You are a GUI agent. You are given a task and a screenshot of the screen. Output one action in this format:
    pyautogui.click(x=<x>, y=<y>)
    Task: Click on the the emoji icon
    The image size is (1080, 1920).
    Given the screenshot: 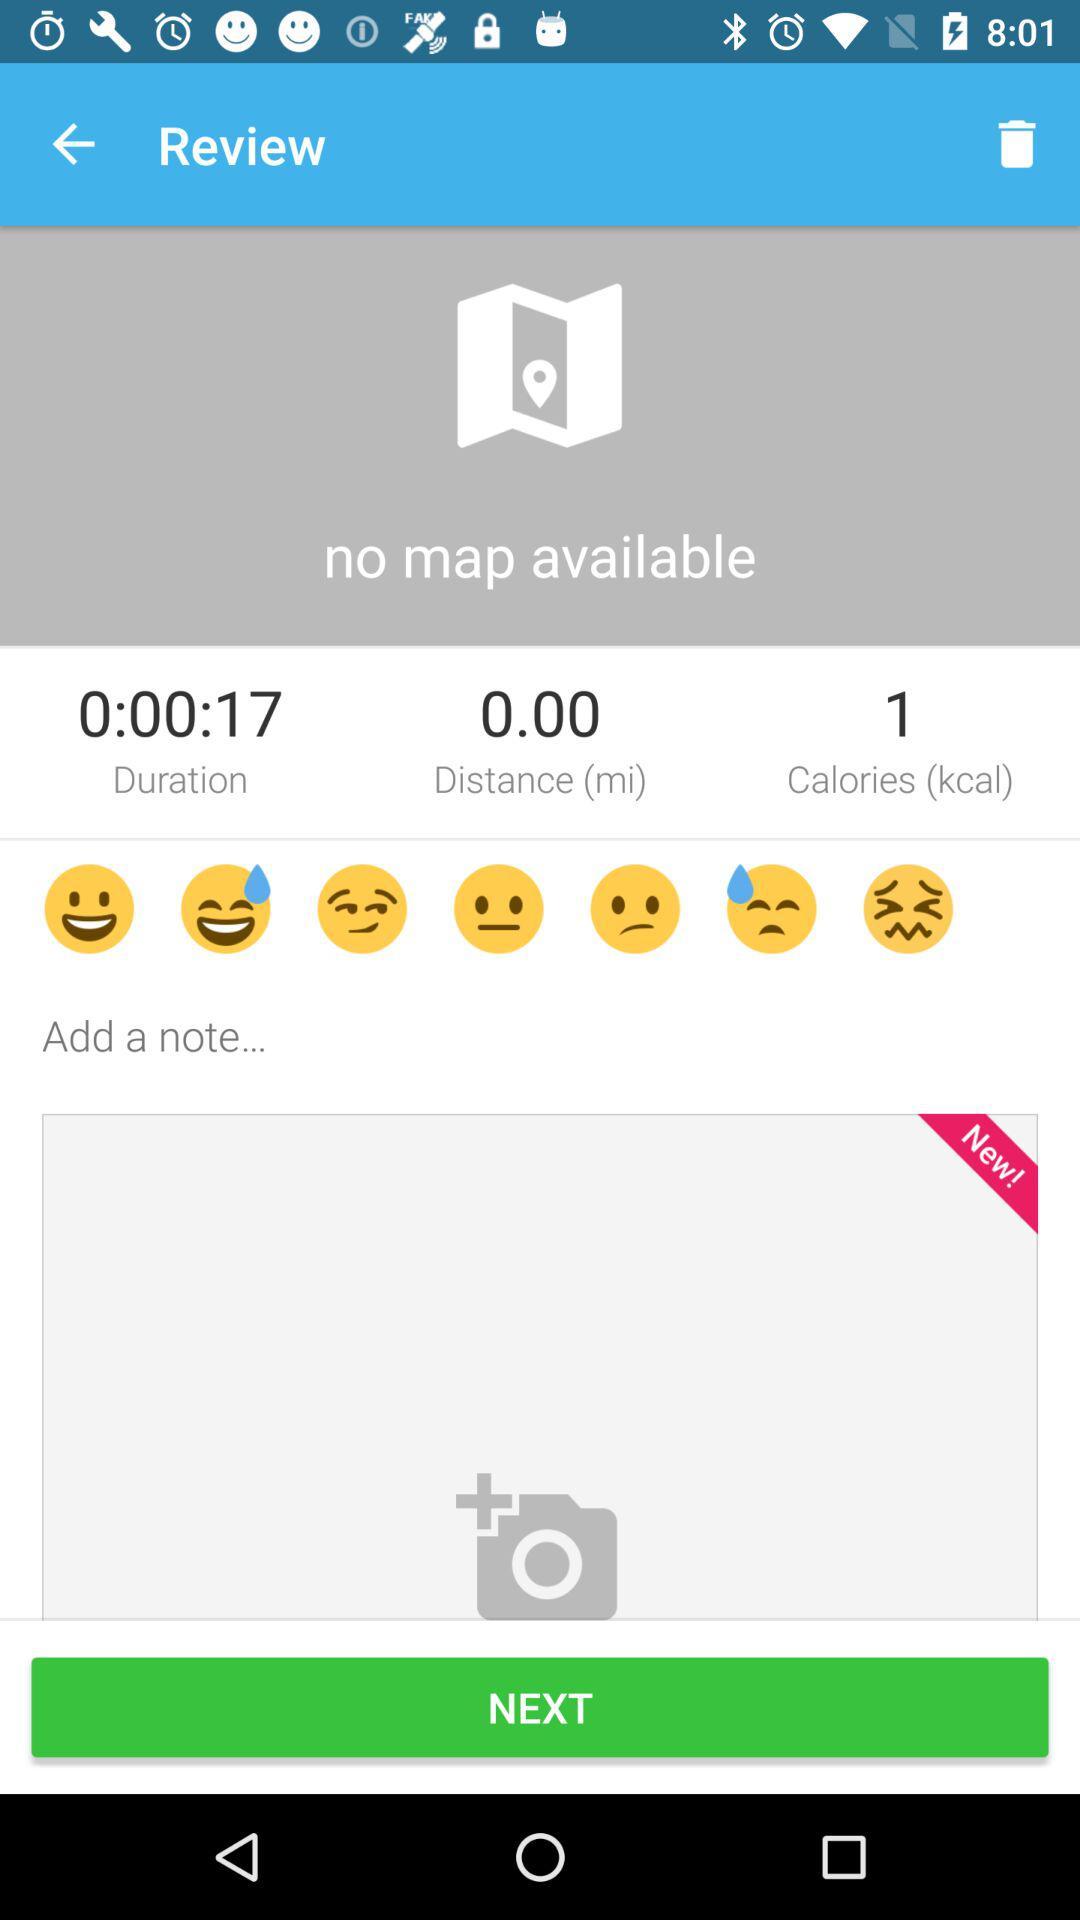 What is the action you would take?
    pyautogui.click(x=88, y=907)
    